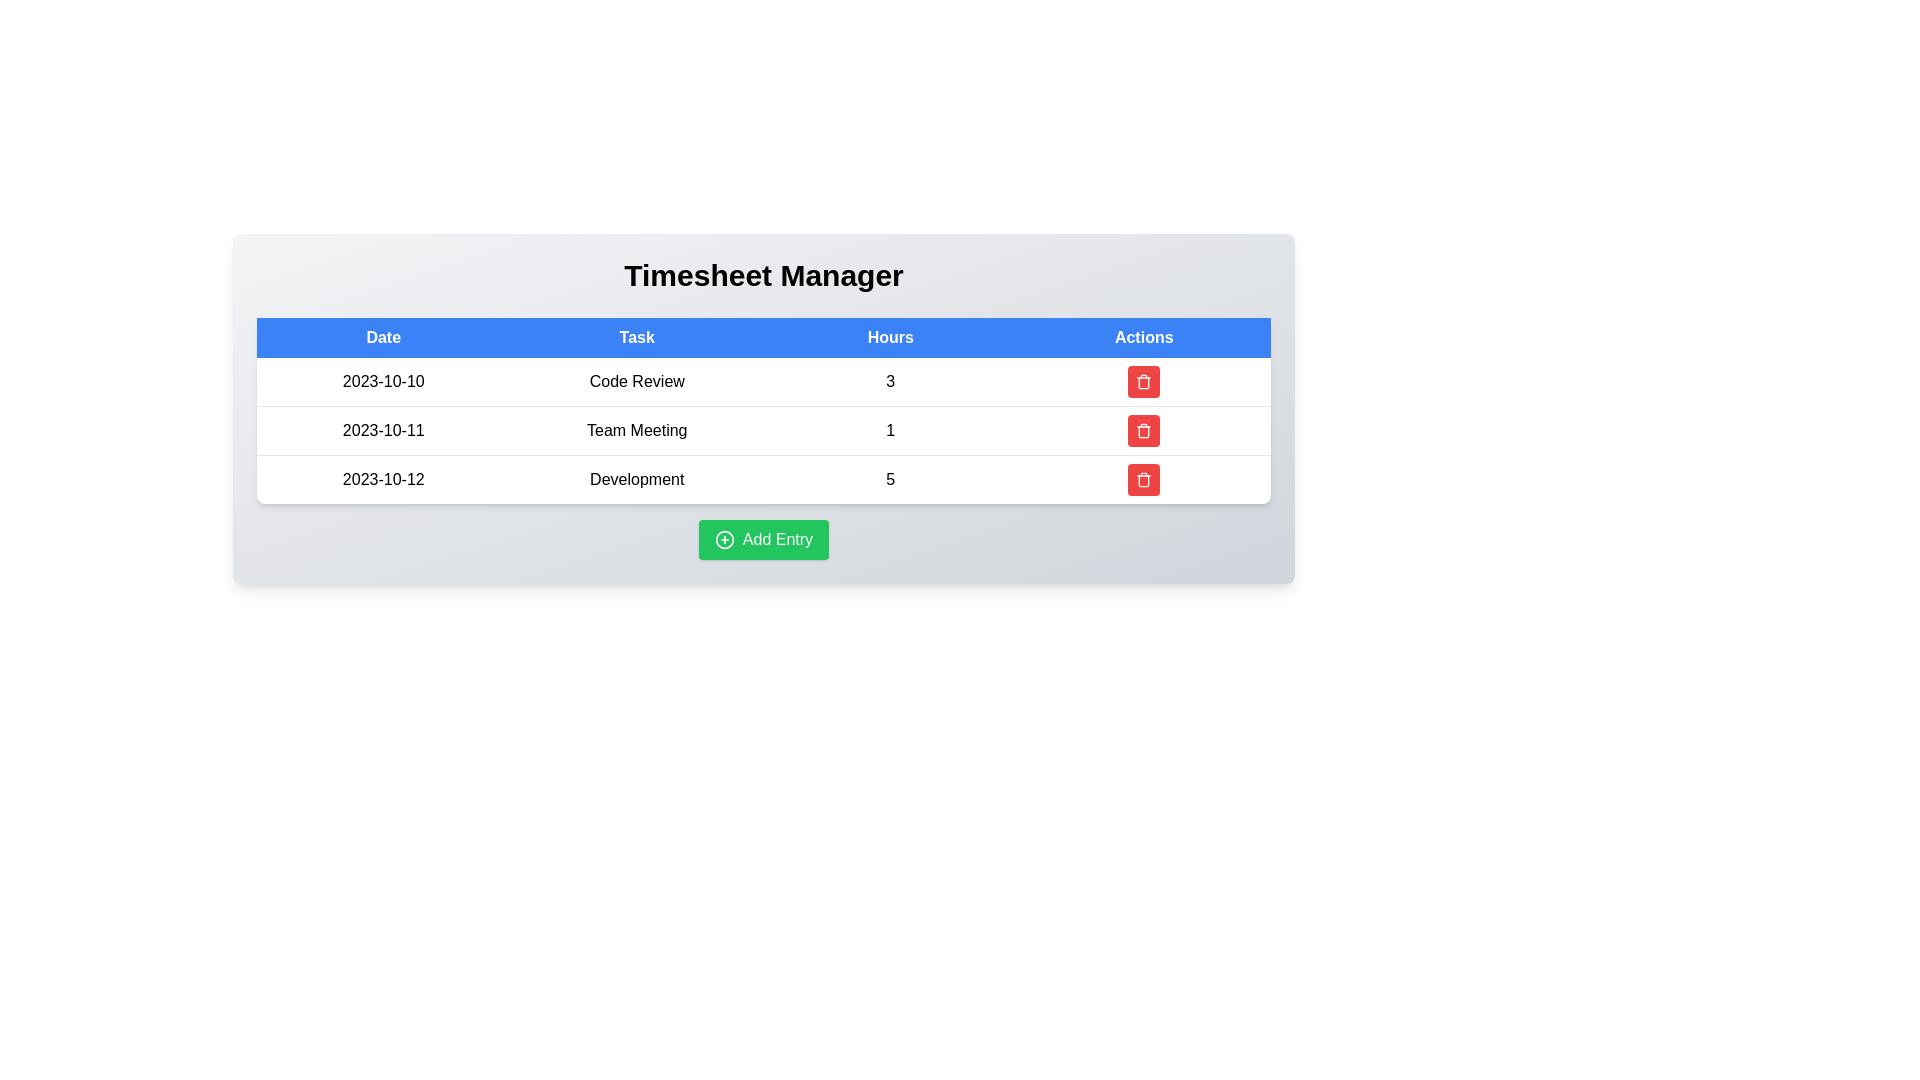 The height and width of the screenshot is (1080, 1920). I want to click on value of the centered-aligned text '5' located in the third row of the 'Hours' column in a table-like structure, aligned with 'Development', so click(889, 479).